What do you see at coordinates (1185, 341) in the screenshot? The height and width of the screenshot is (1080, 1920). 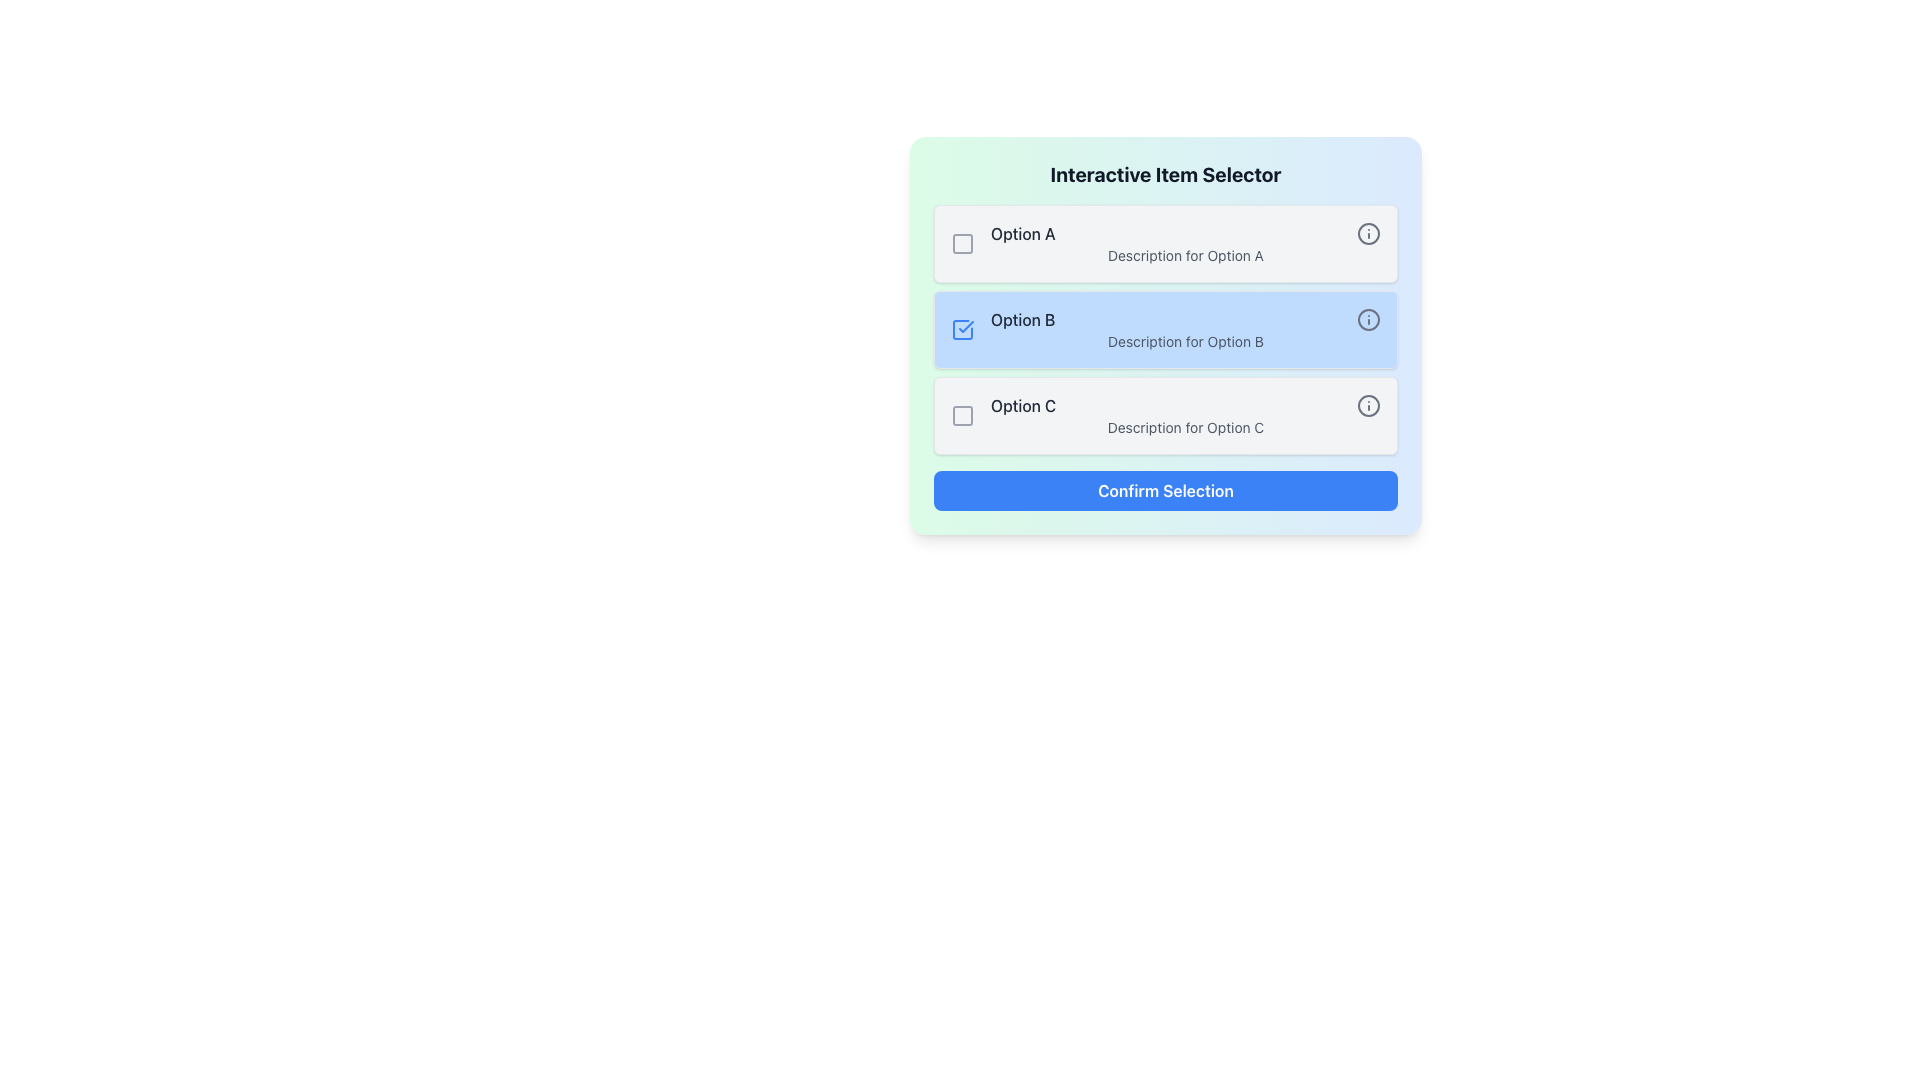 I see `the static text label displaying 'Description for Option B', which is positioned below the checkable item labeled 'Option B'` at bounding box center [1185, 341].